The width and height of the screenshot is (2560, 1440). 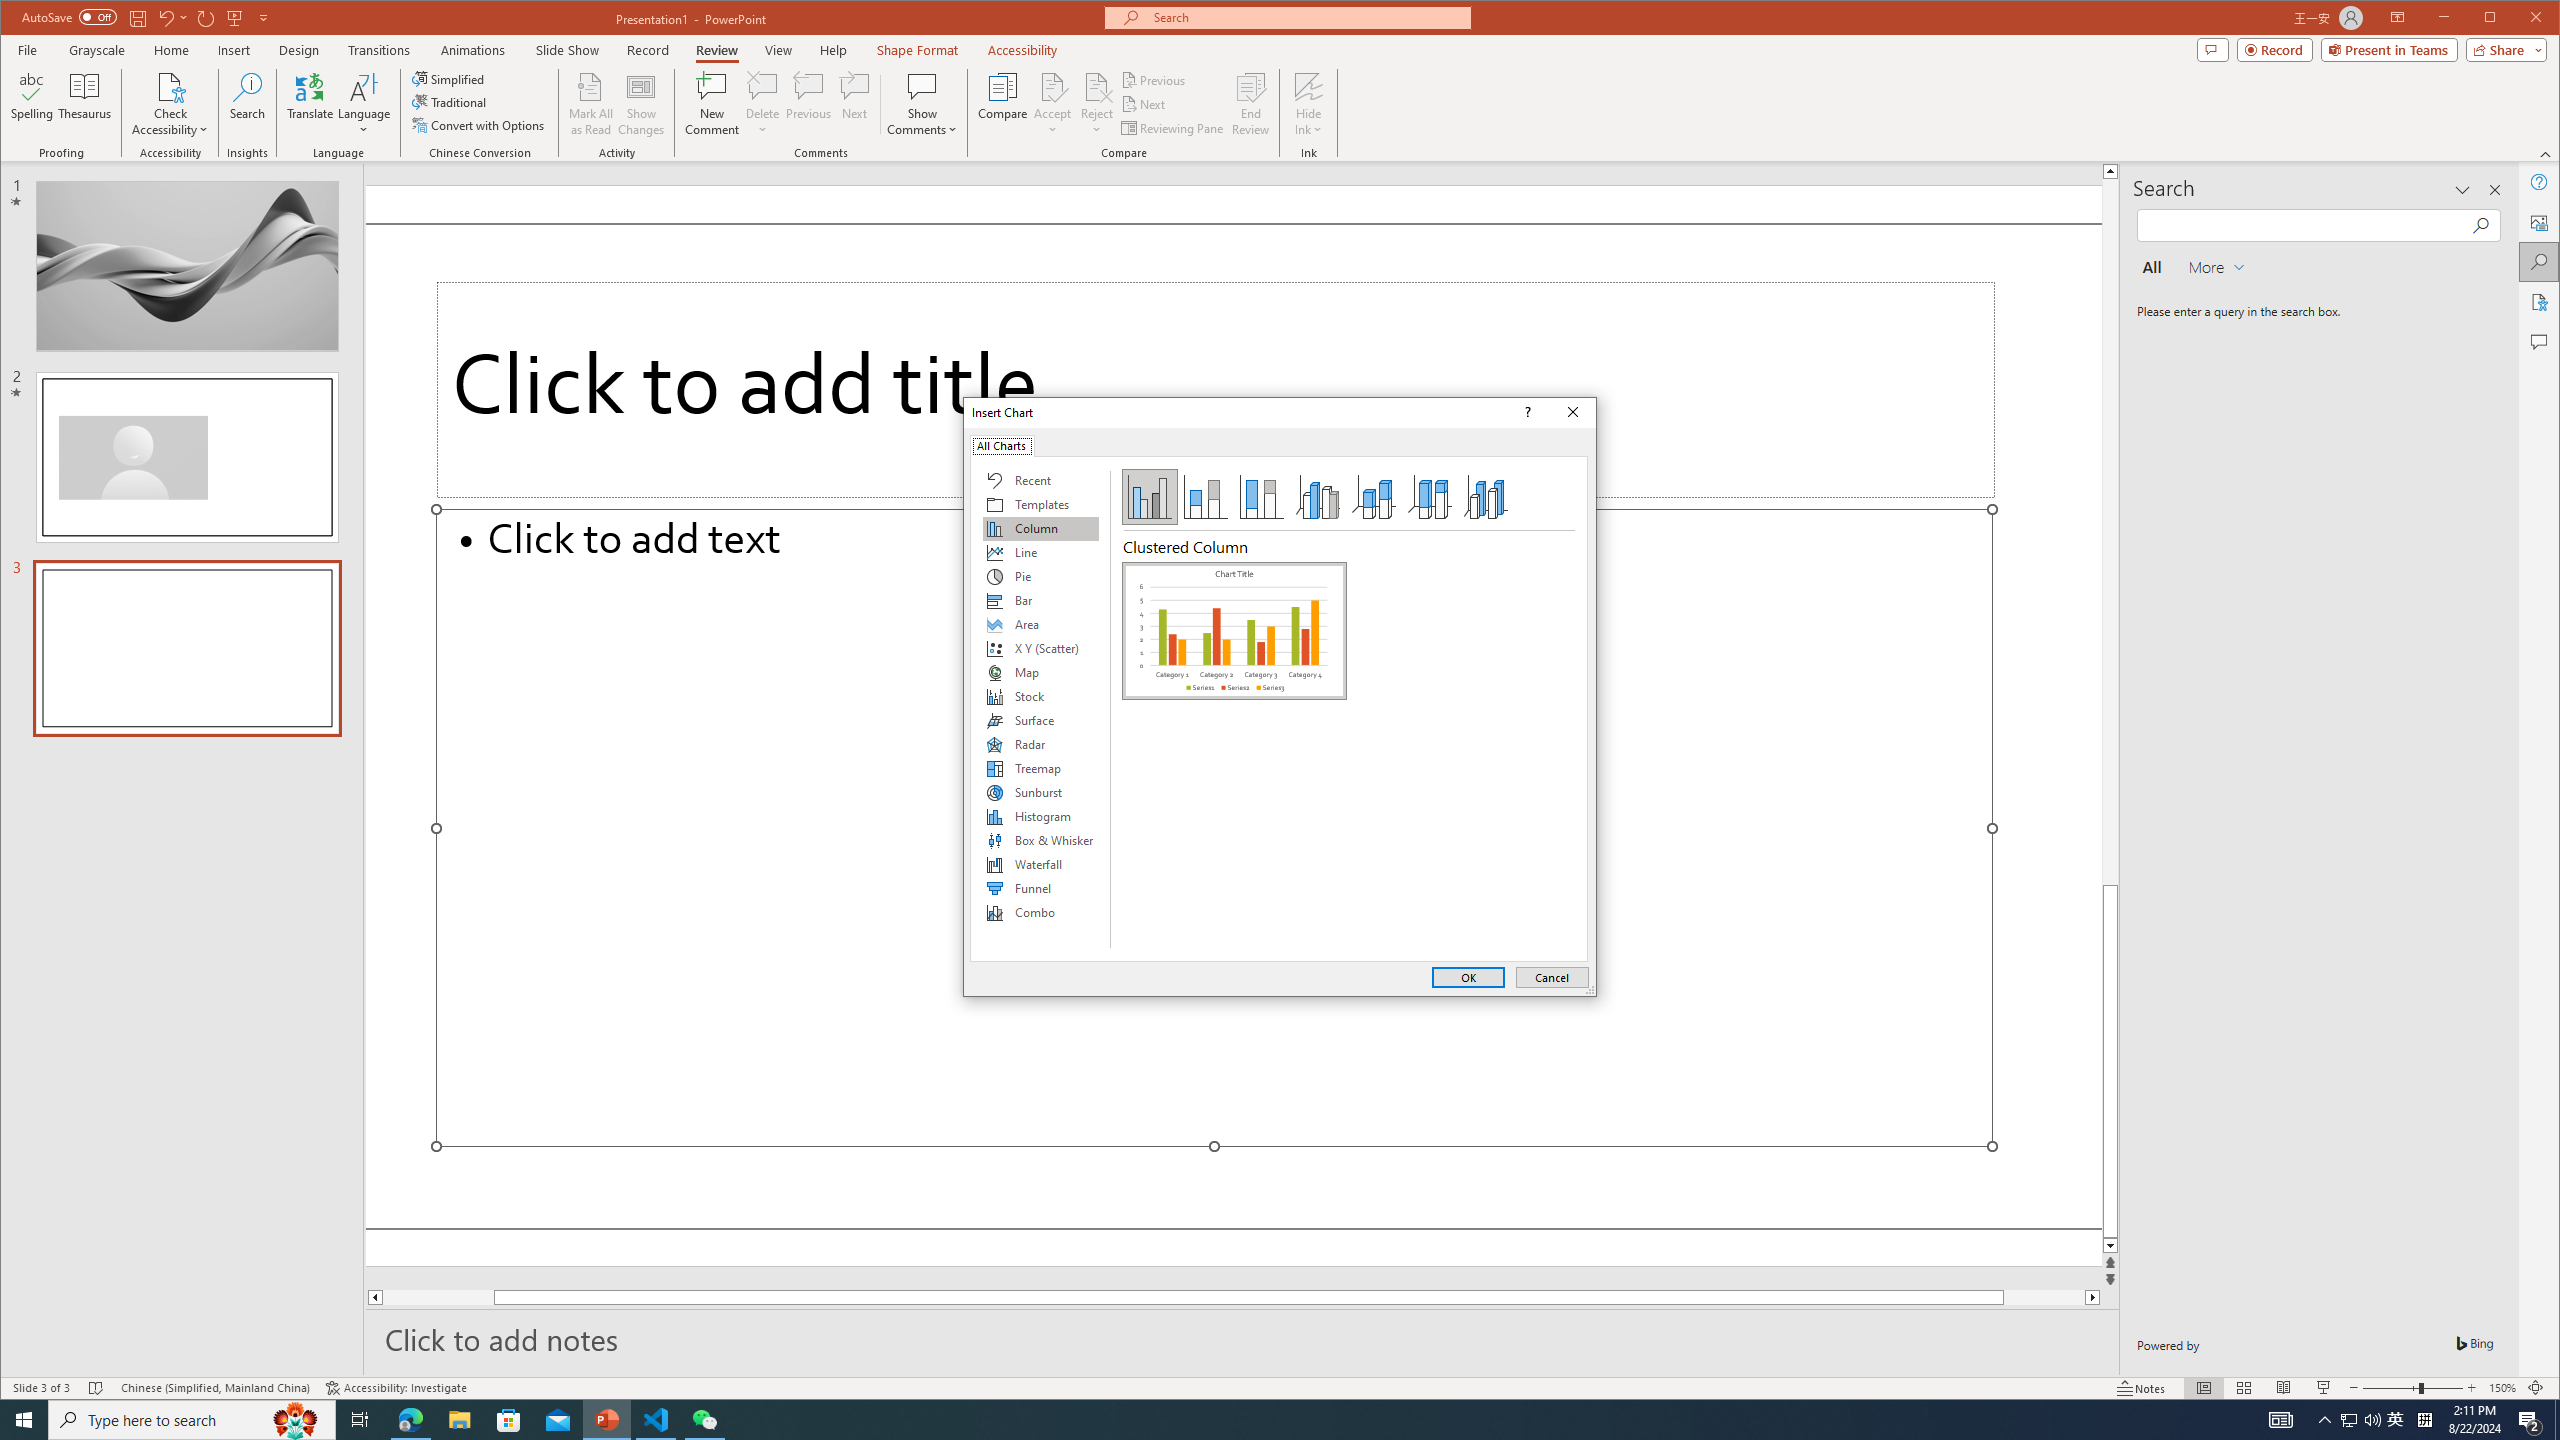 I want to click on 'Waterfall', so click(x=1039, y=863).